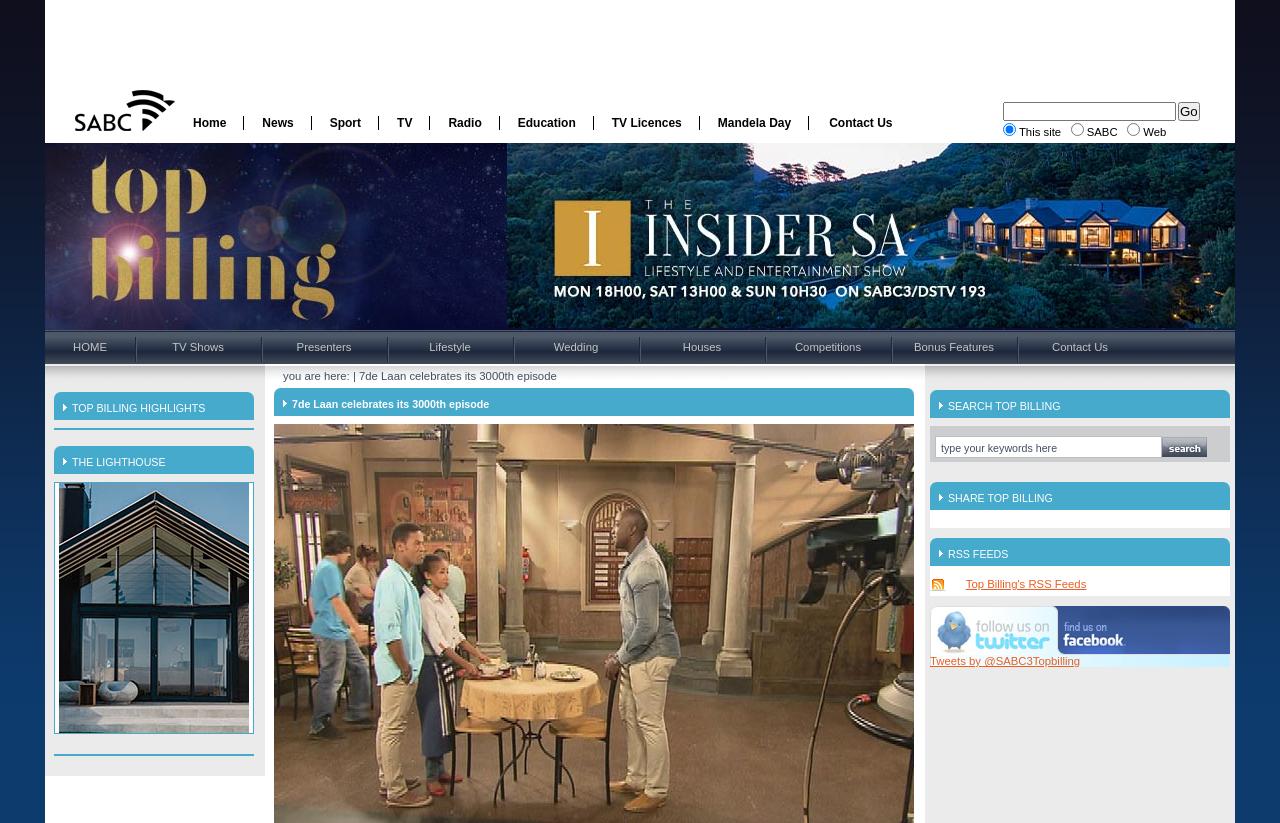 This screenshot has width=1280, height=823. Describe the element at coordinates (1139, 132) in the screenshot. I see `'Web'` at that location.